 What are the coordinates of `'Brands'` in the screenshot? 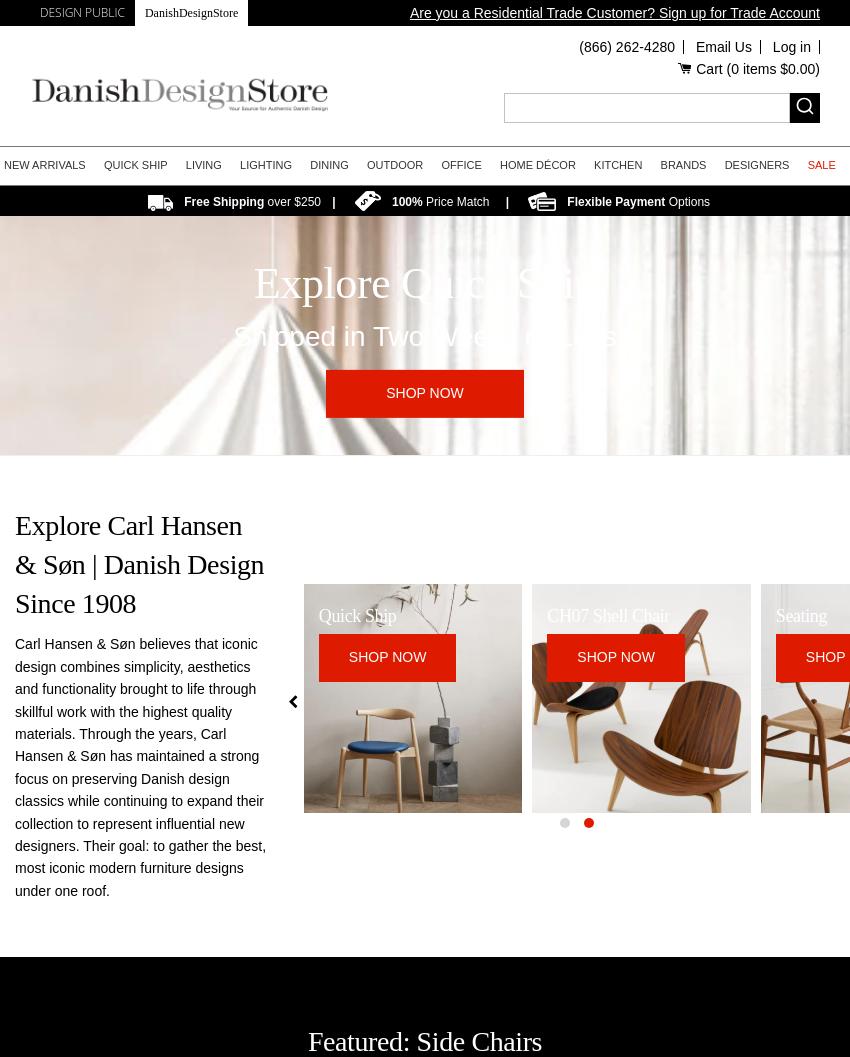 It's located at (681, 164).